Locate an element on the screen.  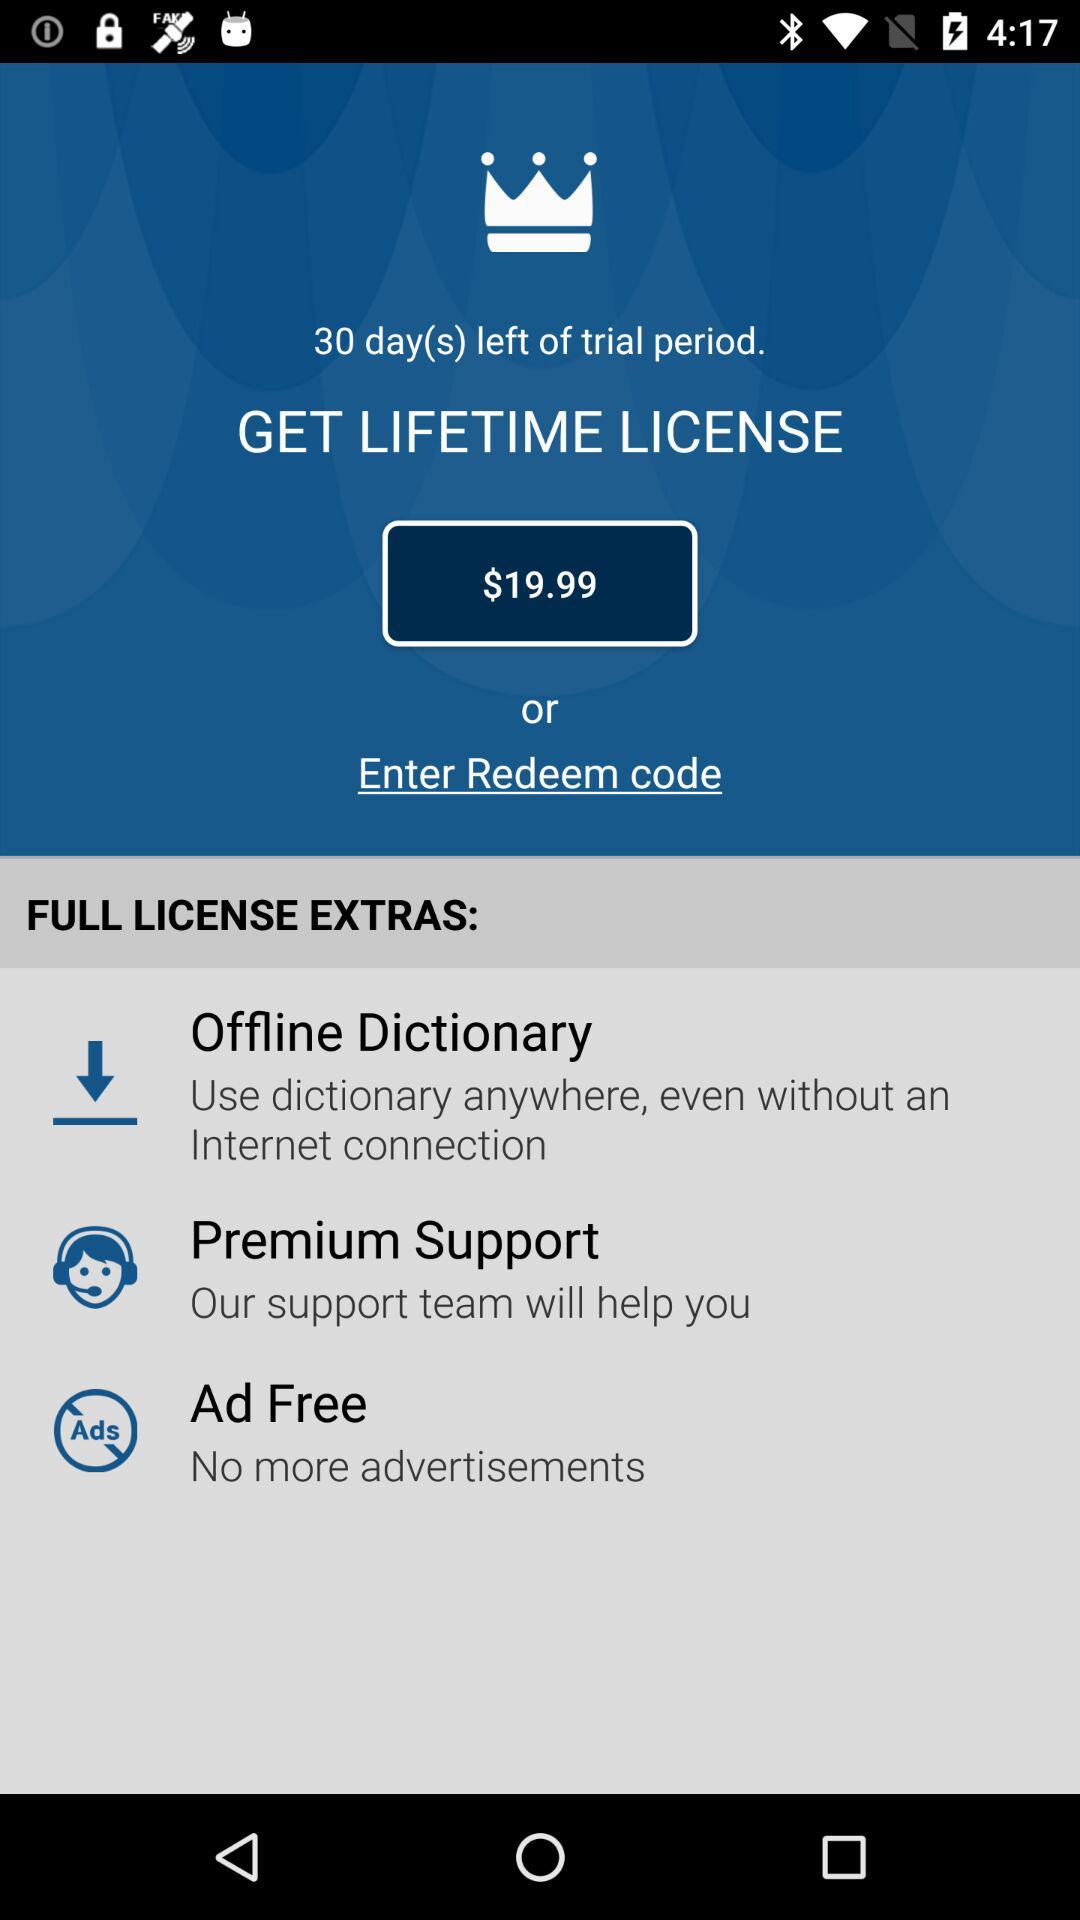
1999 is located at coordinates (540, 583).